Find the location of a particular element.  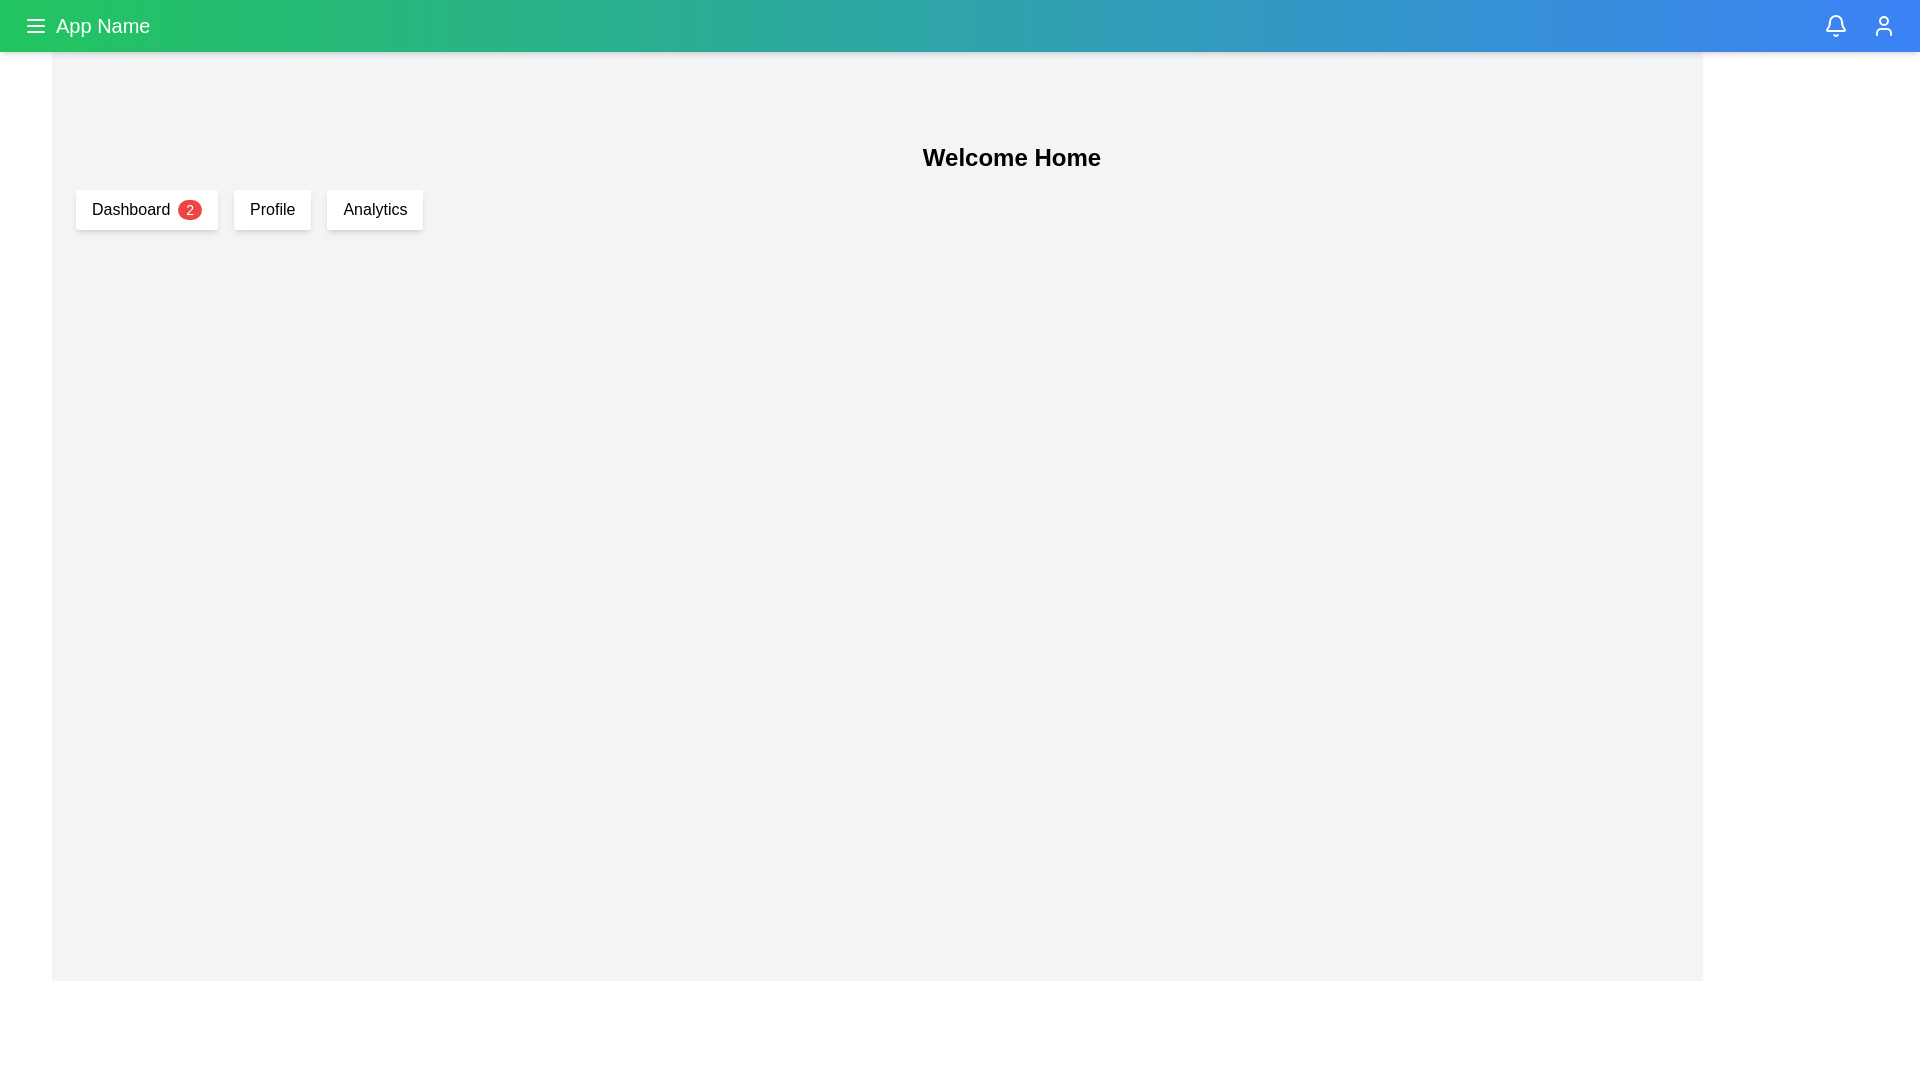

the 'Analytics' button, which is the third button in a horizontal arrangement of buttons located just below a gradient navigation bar is located at coordinates (375, 209).